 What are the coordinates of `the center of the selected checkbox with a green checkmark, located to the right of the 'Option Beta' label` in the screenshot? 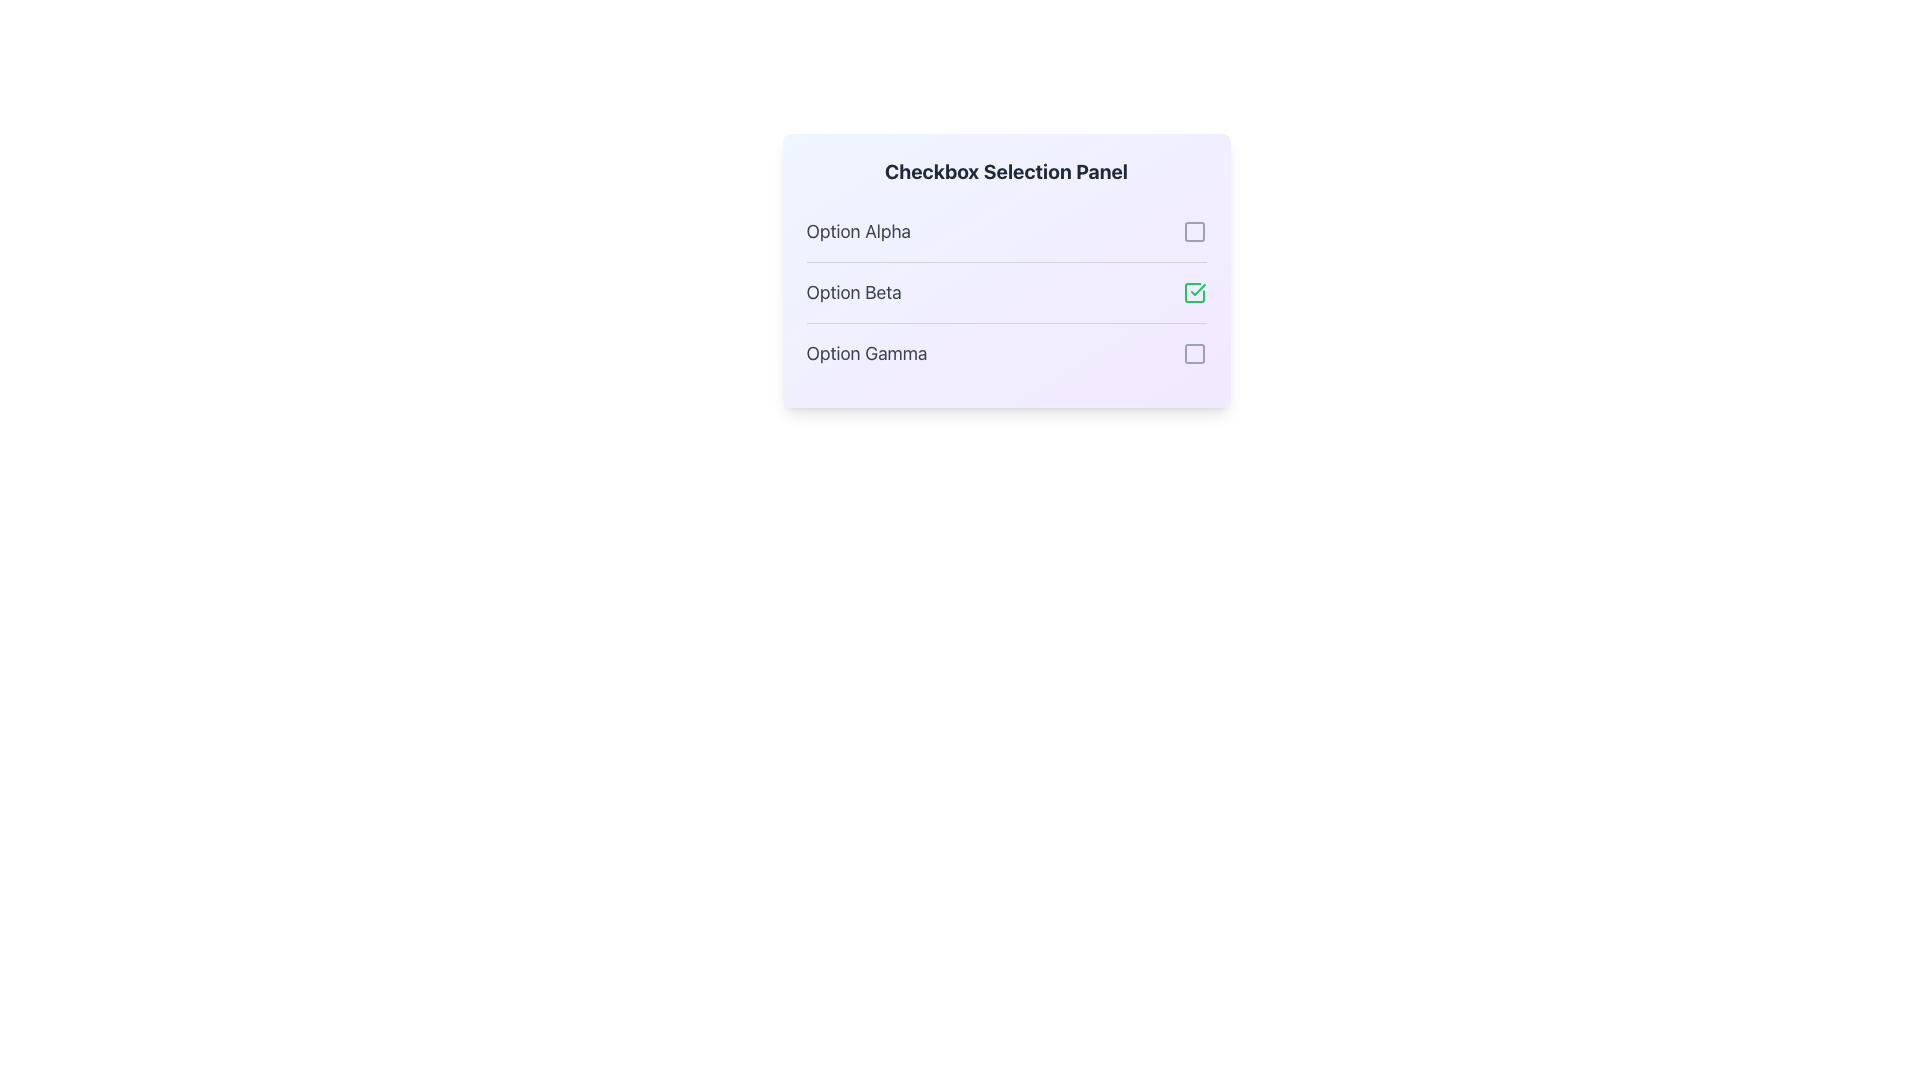 It's located at (1194, 293).